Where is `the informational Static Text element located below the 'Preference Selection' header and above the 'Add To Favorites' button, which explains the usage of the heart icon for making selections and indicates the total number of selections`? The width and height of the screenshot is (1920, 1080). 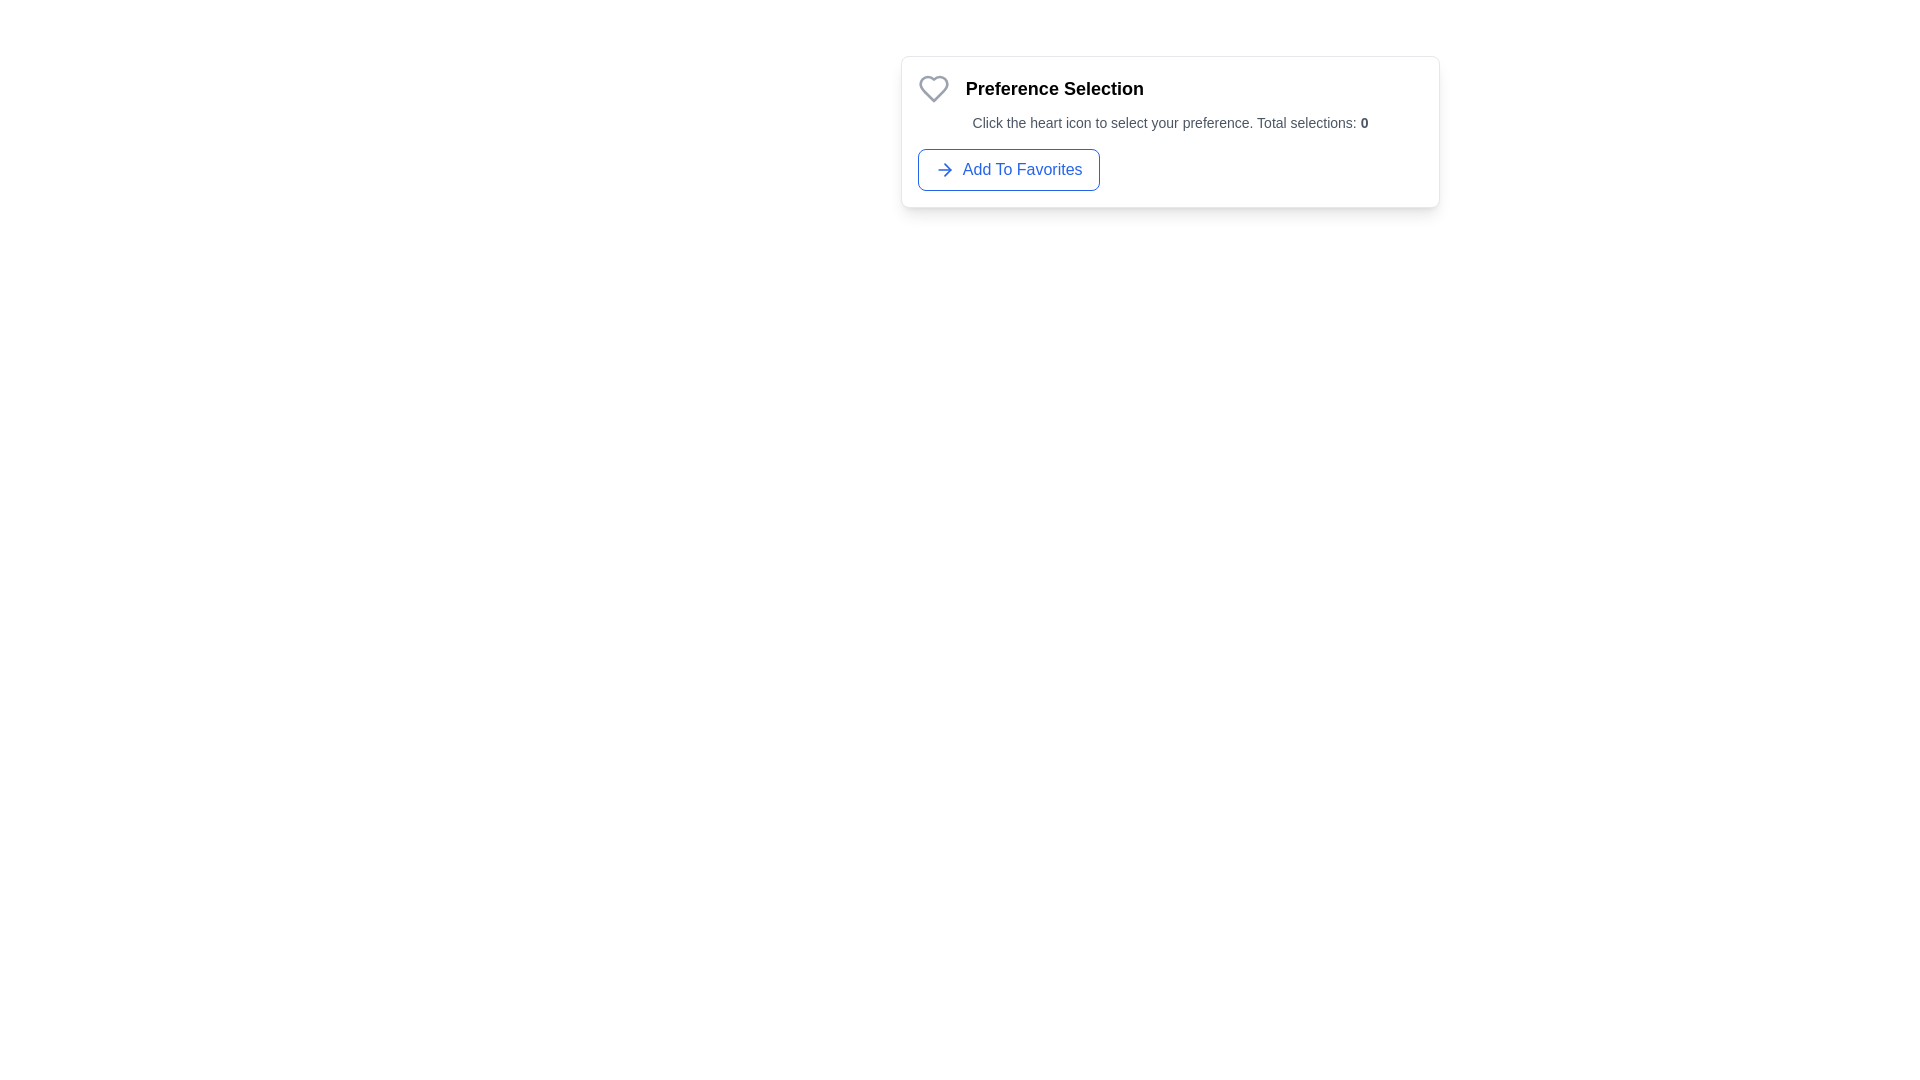
the informational Static Text element located below the 'Preference Selection' header and above the 'Add To Favorites' button, which explains the usage of the heart icon for making selections and indicates the total number of selections is located at coordinates (1170, 123).